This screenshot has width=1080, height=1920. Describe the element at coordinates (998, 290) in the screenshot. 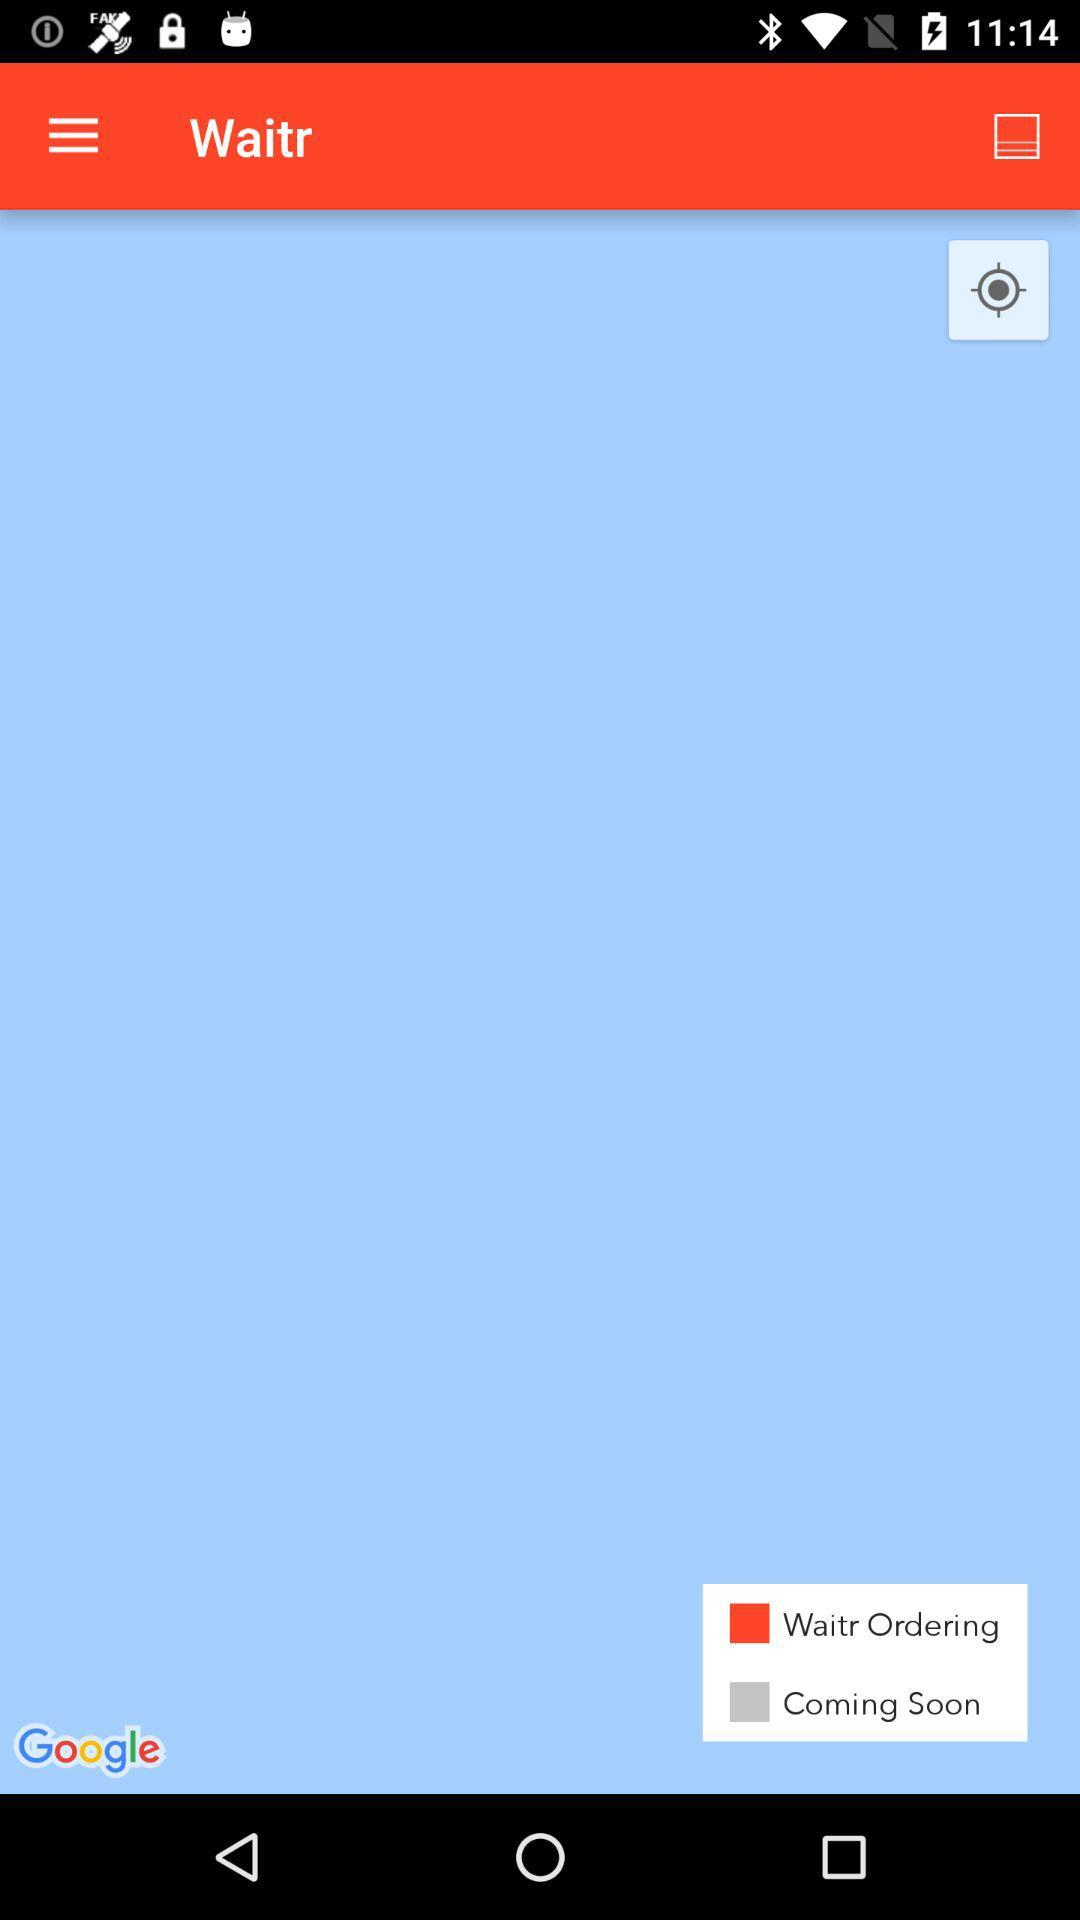

I see `the icon above waitr ordering icon` at that location.